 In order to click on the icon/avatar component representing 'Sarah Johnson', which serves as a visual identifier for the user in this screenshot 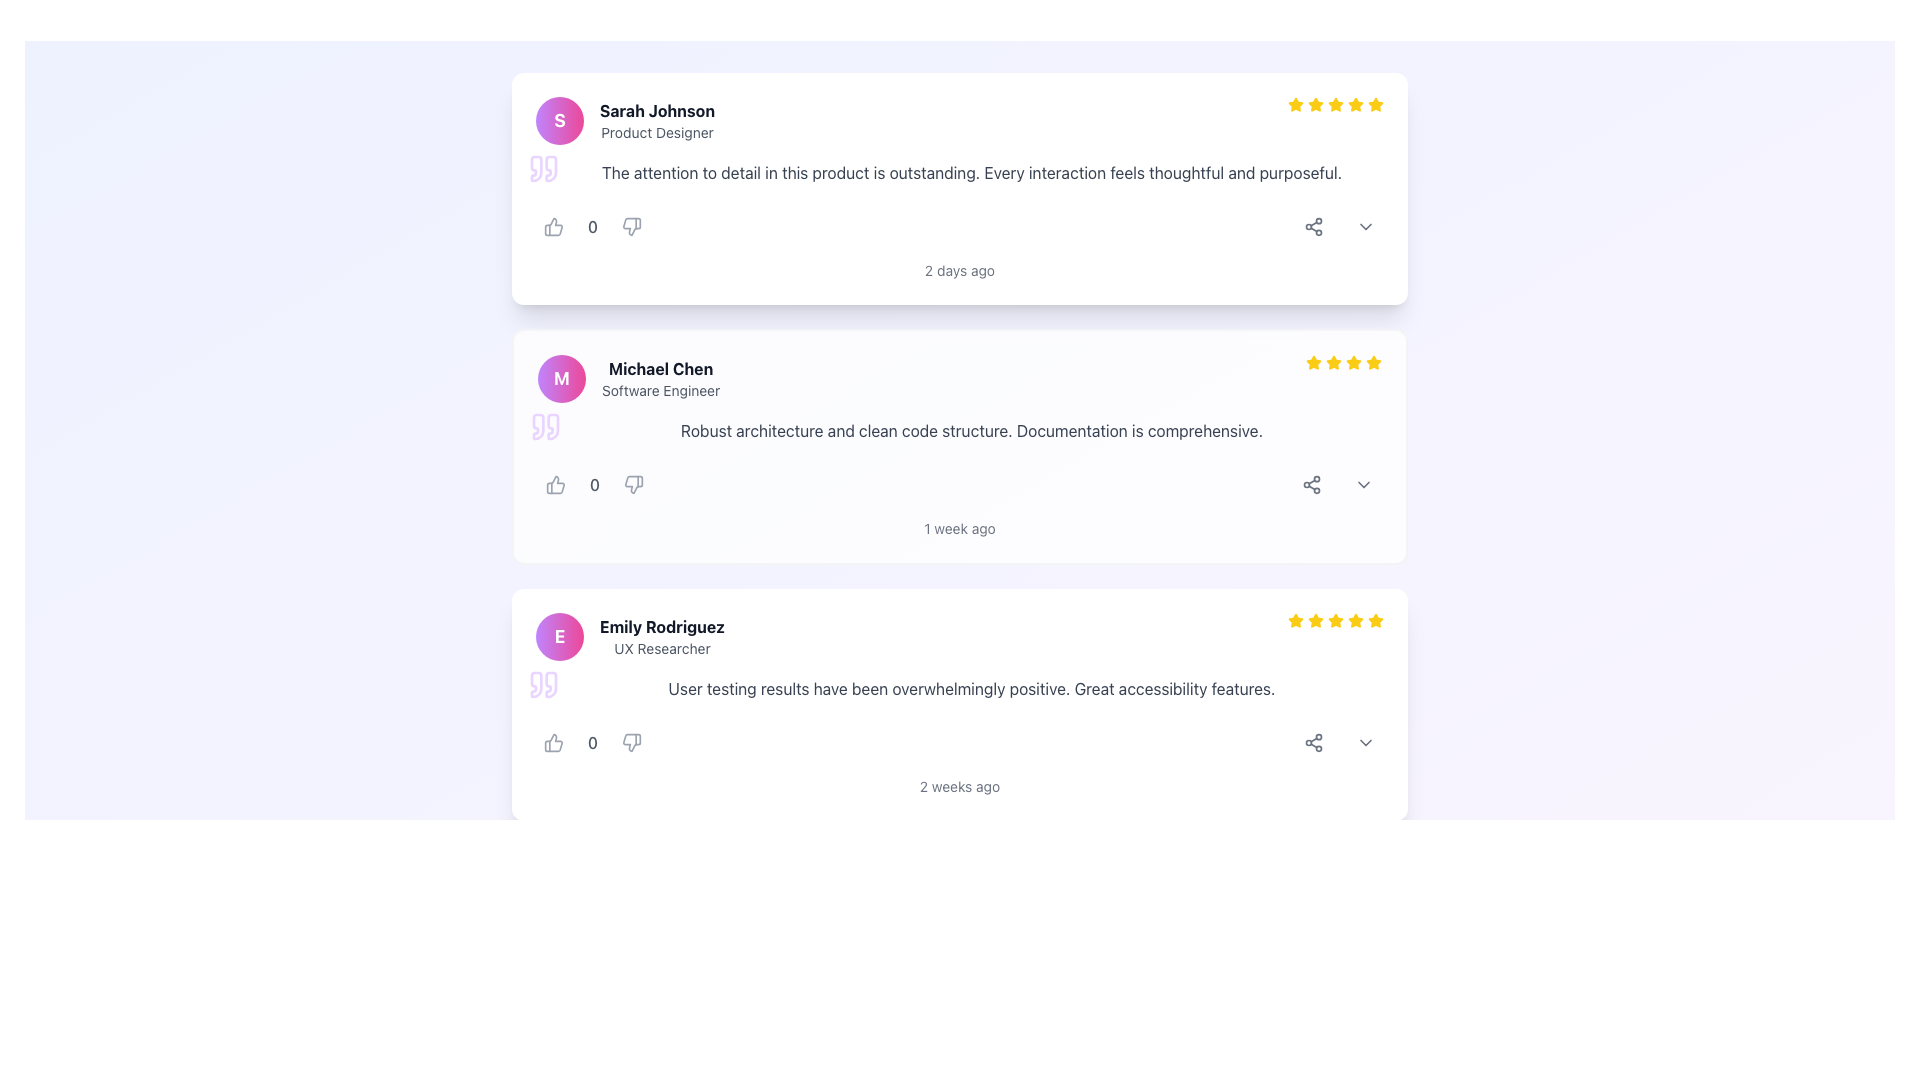, I will do `click(560, 120)`.